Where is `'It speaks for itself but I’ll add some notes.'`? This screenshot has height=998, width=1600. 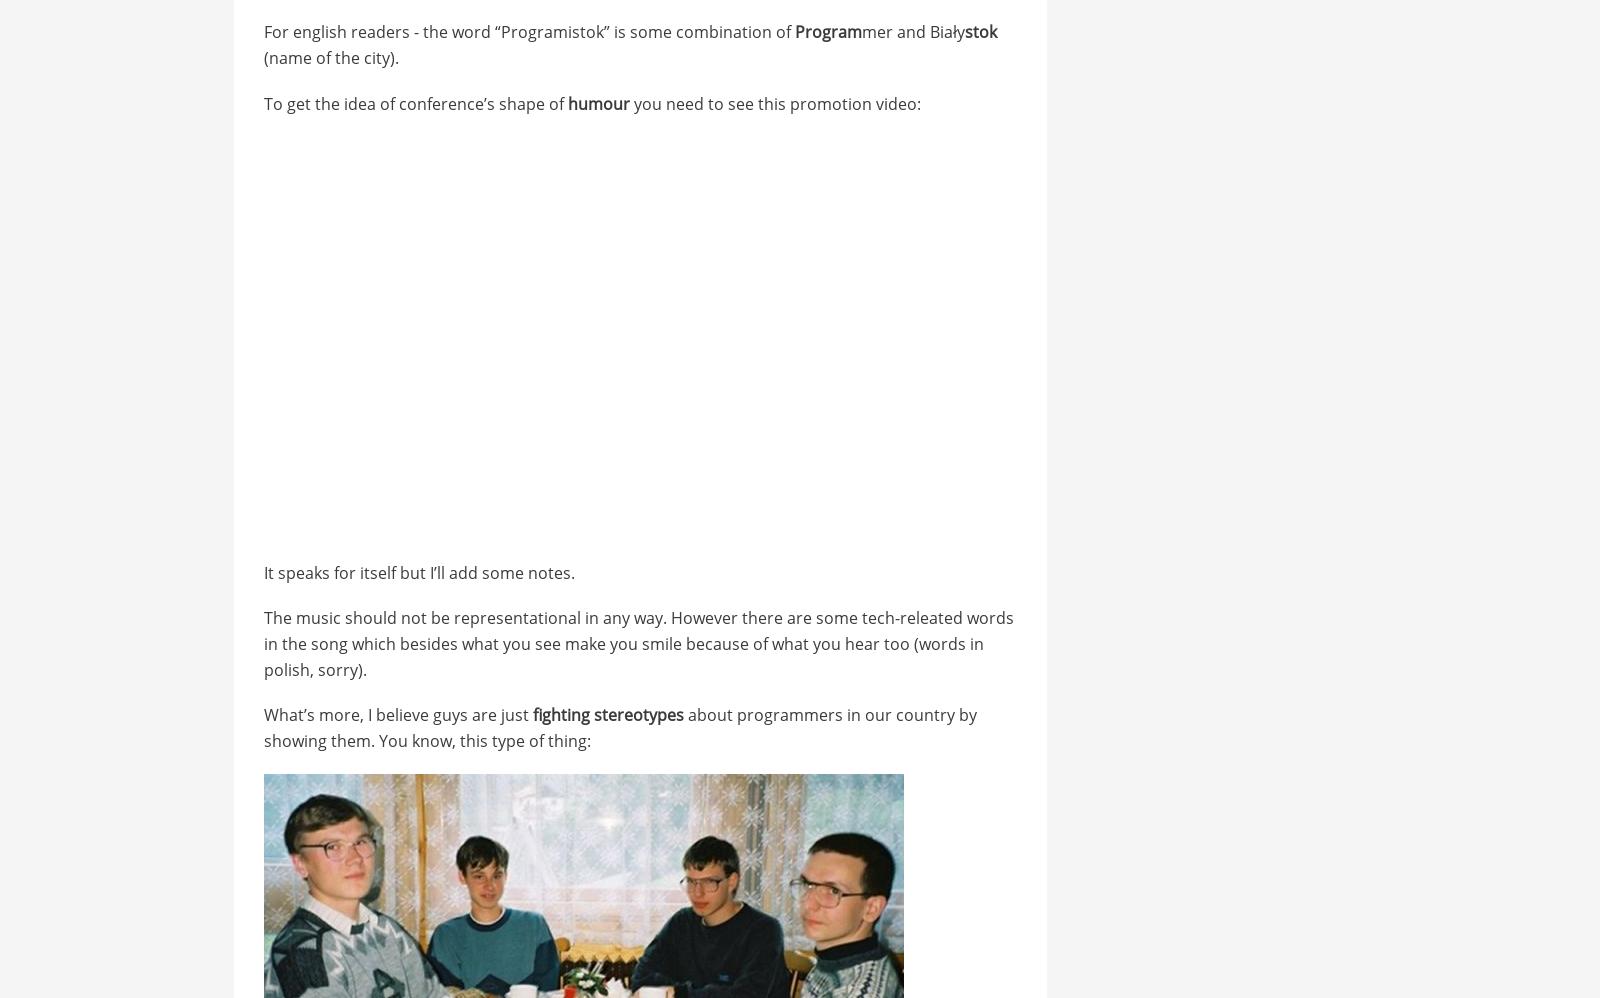 'It speaks for itself but I’ll add some notes.' is located at coordinates (417, 570).